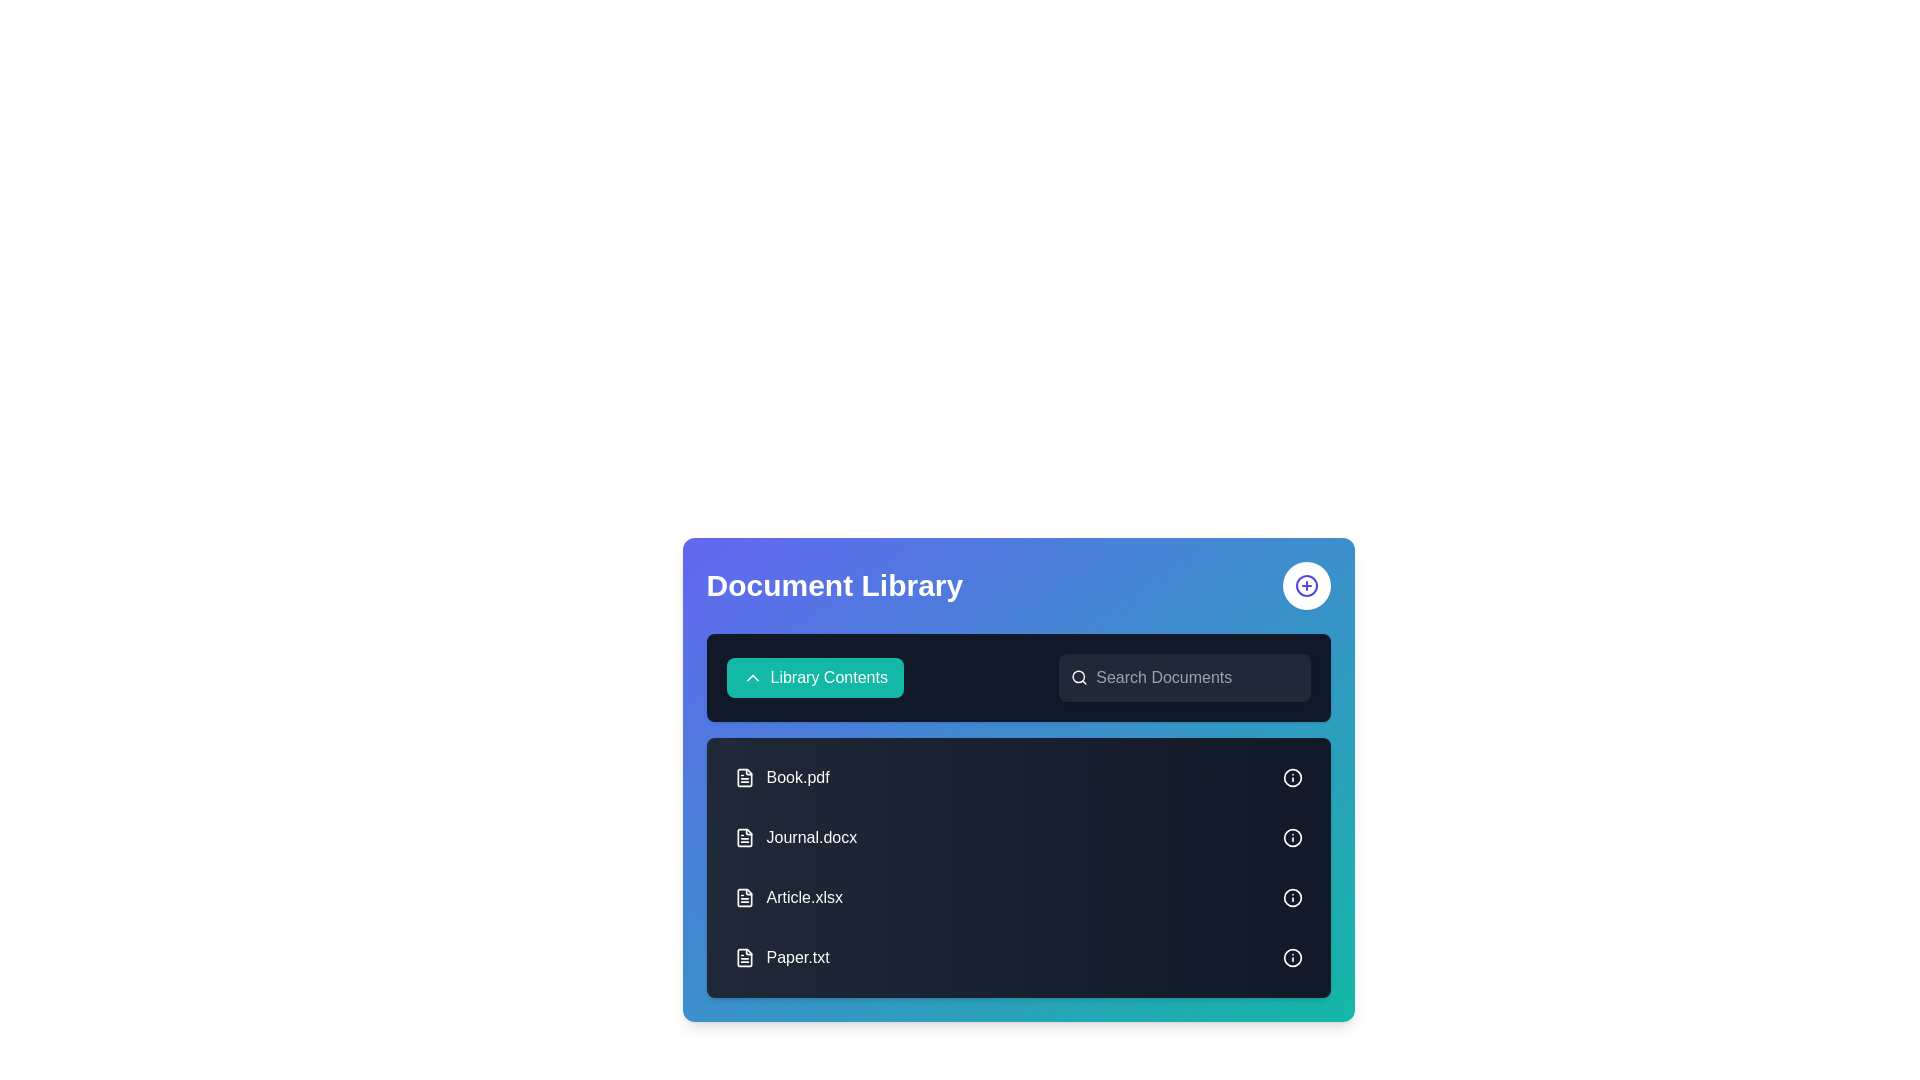  What do you see at coordinates (1292, 837) in the screenshot?
I see `the information icon located at the far right end of the second row under the 'Document Library' heading` at bounding box center [1292, 837].